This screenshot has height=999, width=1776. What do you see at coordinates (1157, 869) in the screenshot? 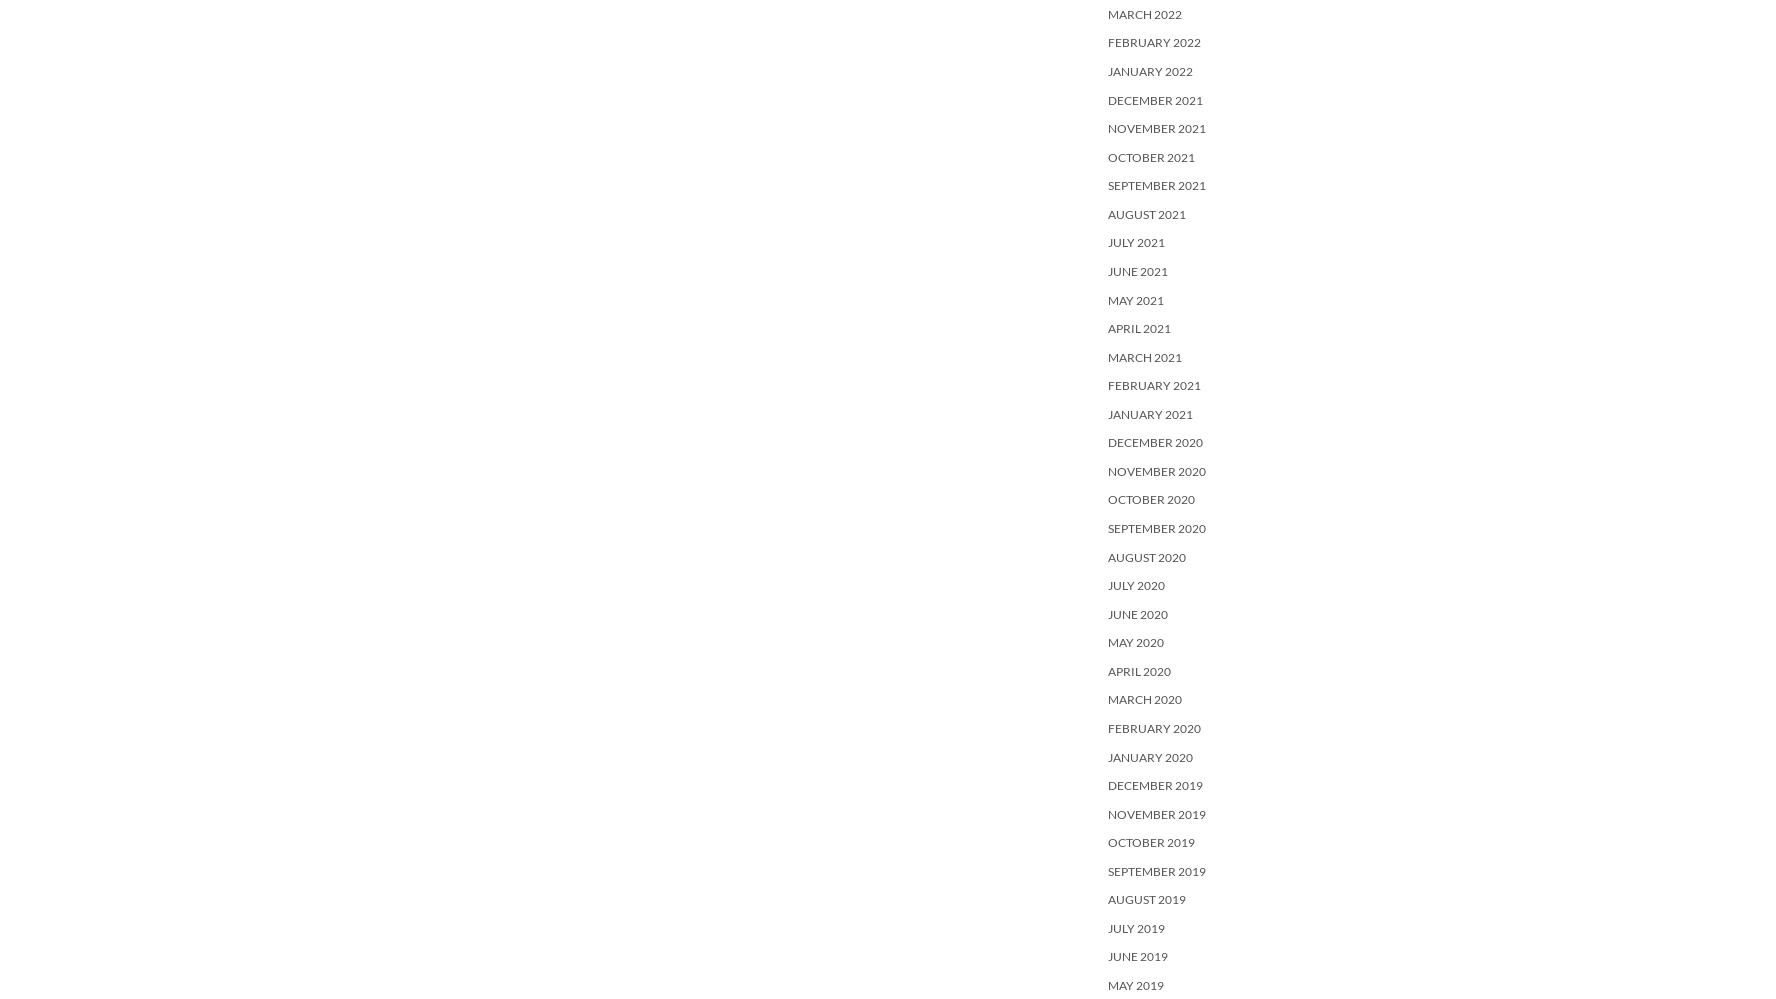
I see `'September 2019'` at bounding box center [1157, 869].